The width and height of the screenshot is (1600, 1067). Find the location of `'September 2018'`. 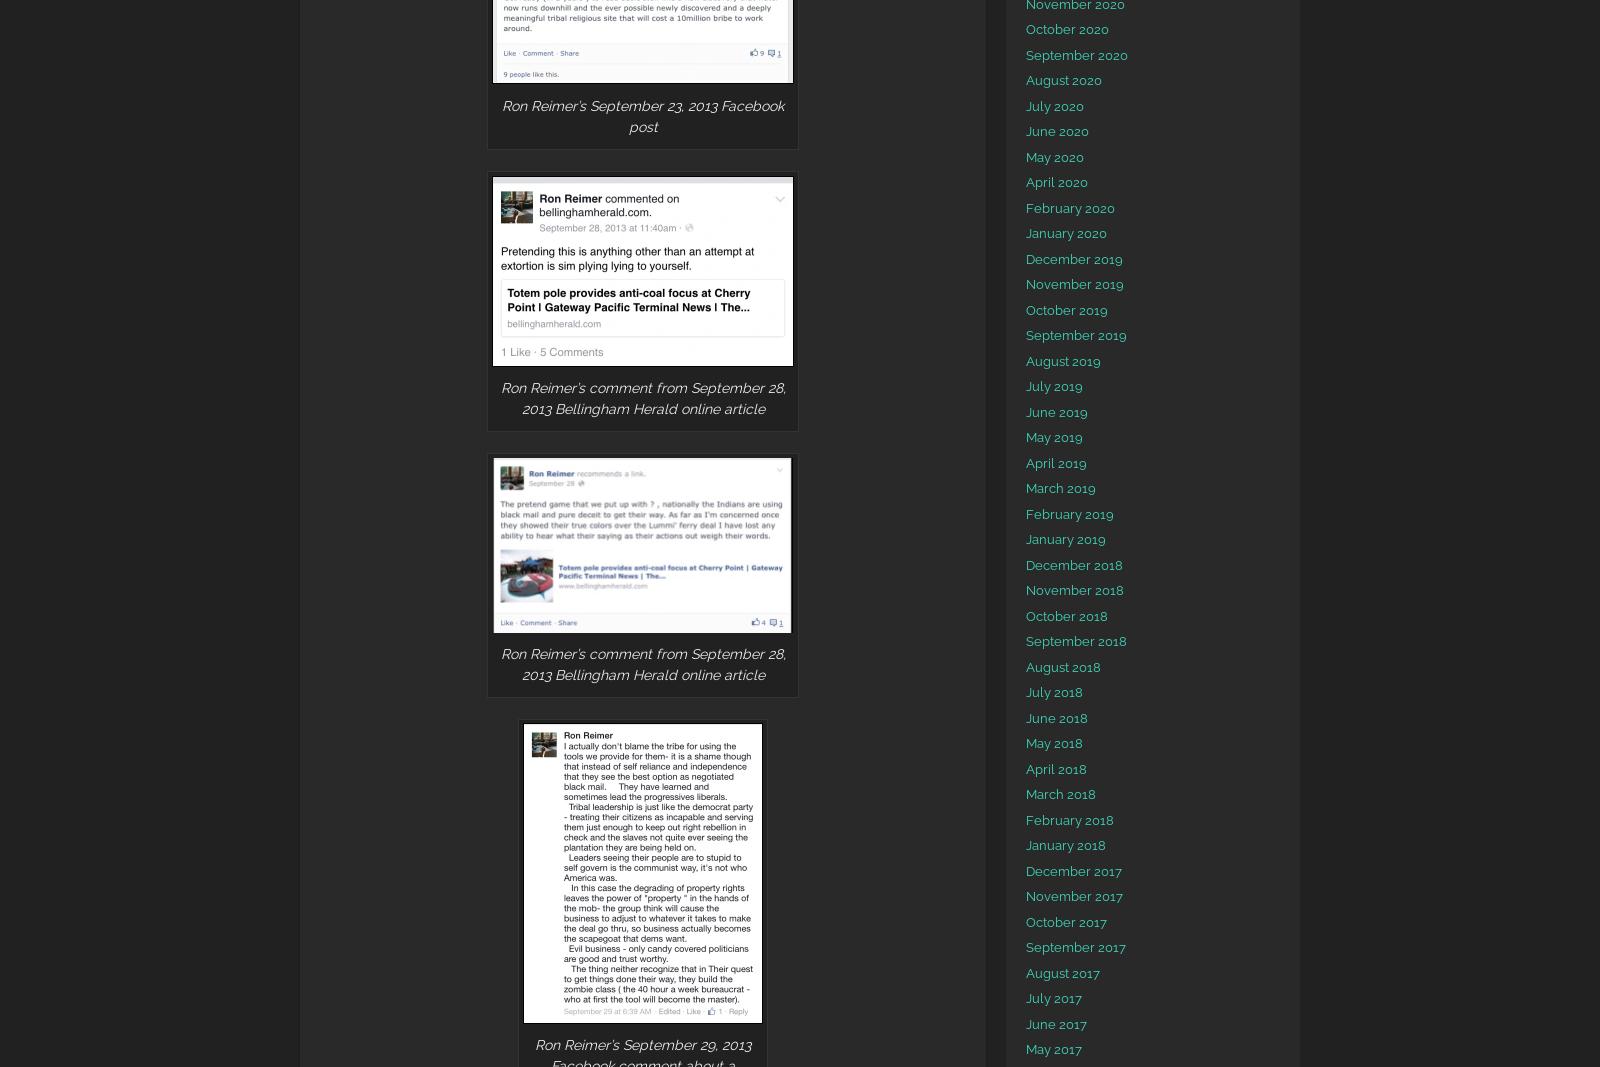

'September 2018' is located at coordinates (1025, 641).